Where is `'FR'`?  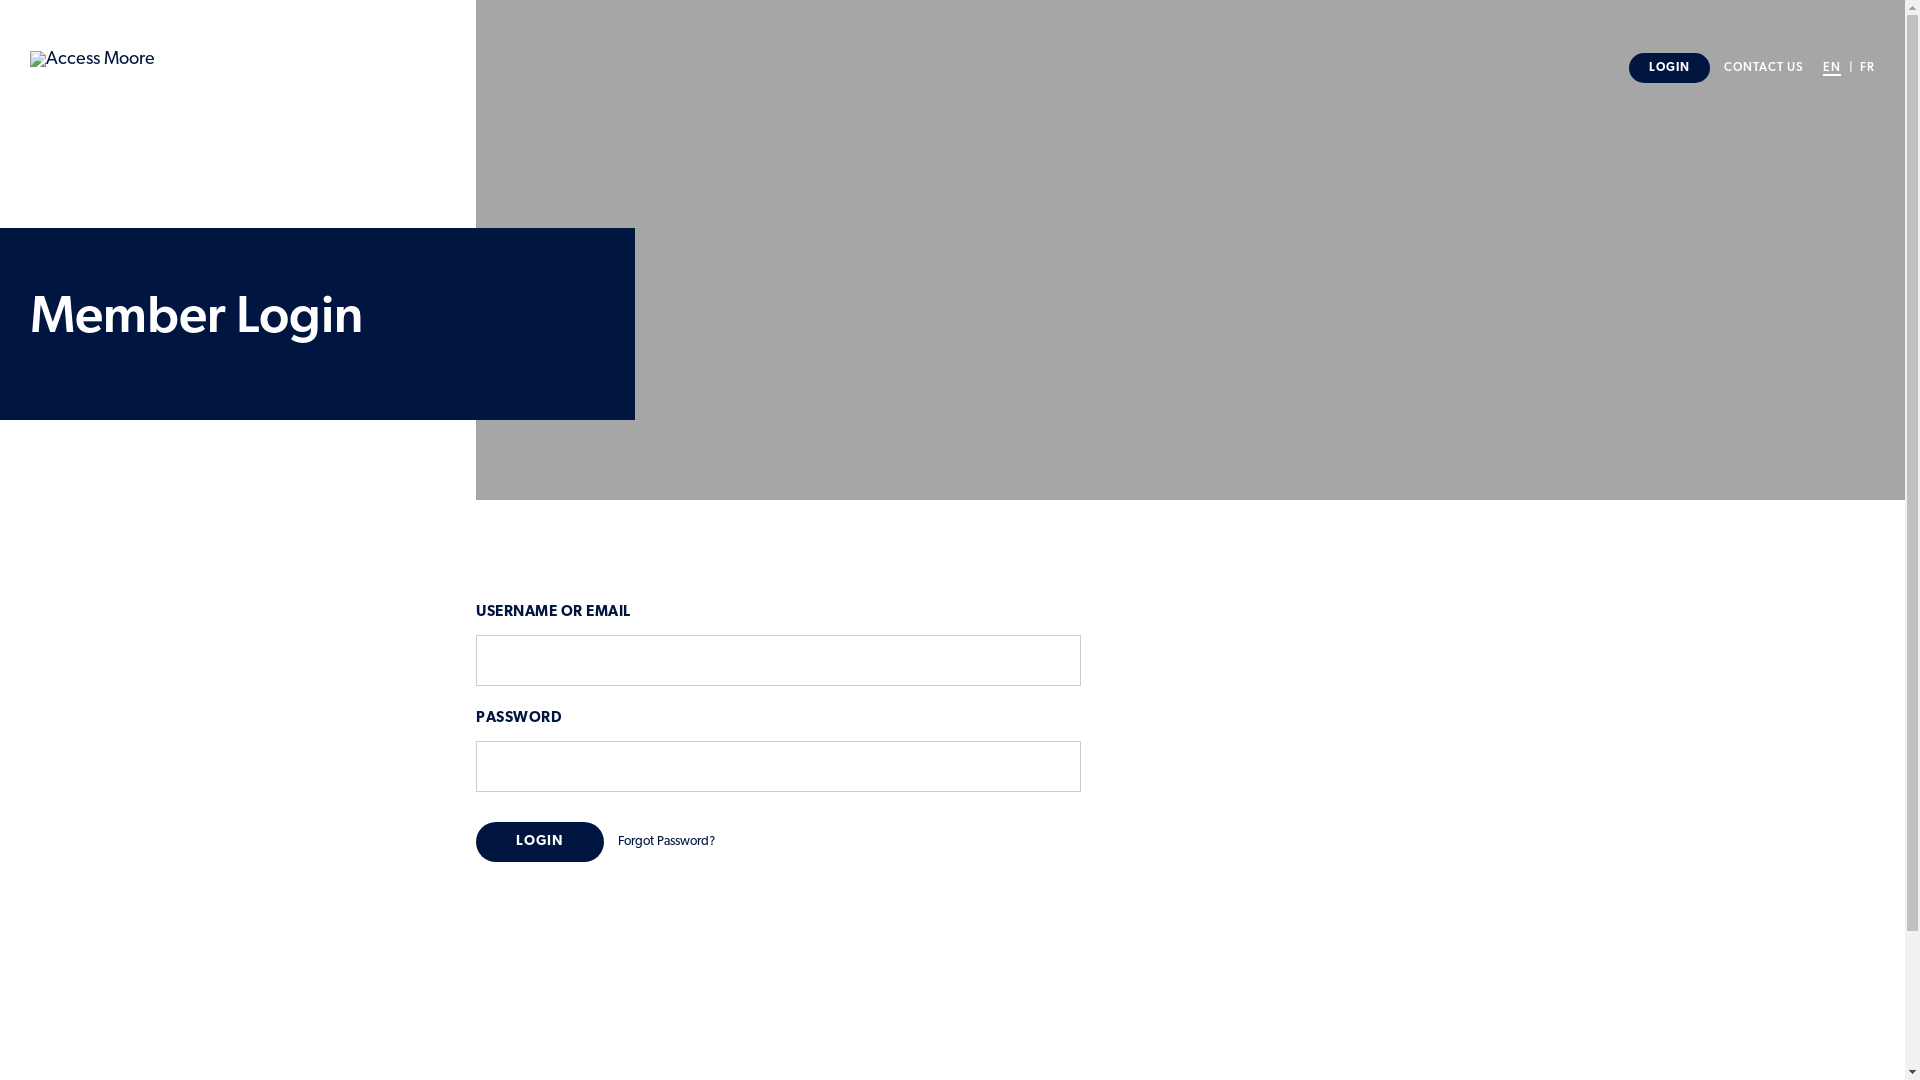 'FR' is located at coordinates (1866, 67).